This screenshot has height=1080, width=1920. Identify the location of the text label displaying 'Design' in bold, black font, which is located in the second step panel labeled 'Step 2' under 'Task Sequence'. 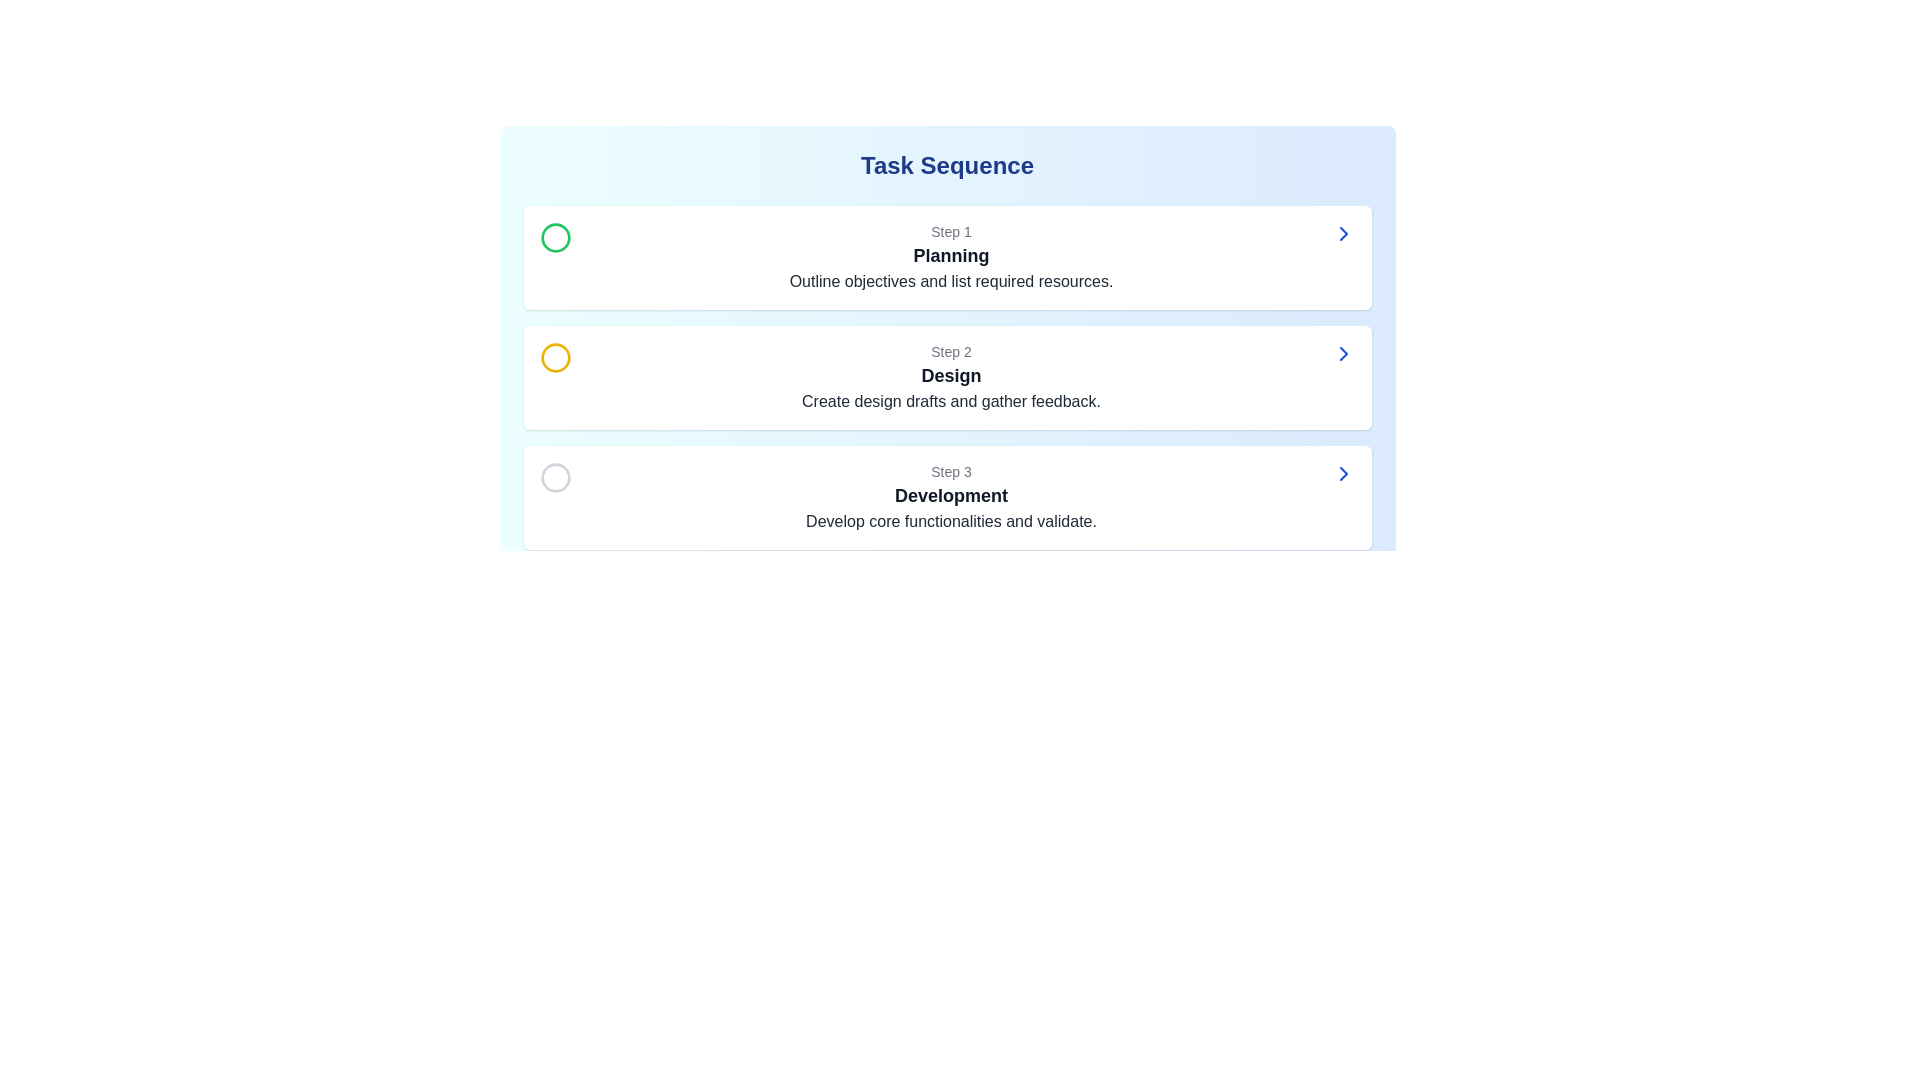
(950, 375).